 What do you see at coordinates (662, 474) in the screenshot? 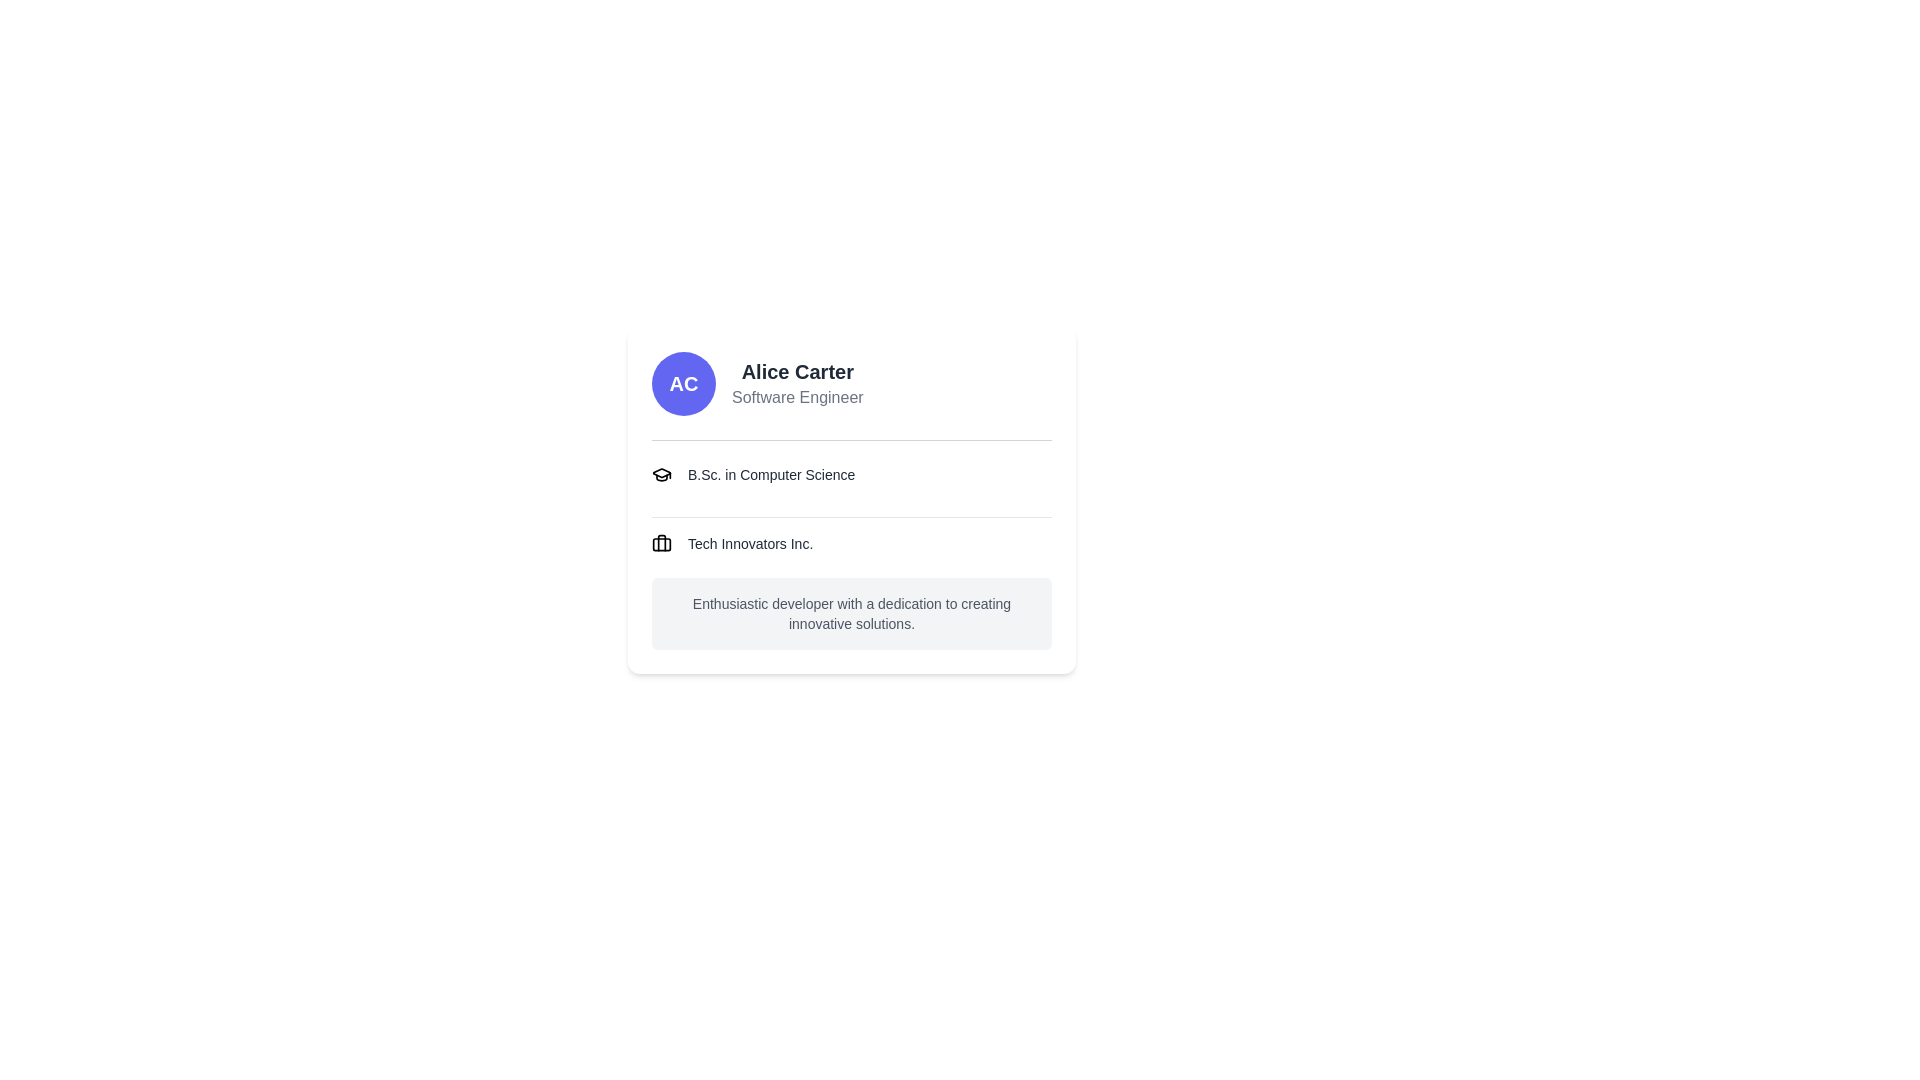
I see `the educational qualification icon next to the text 'B.Sc. in Computer Science'` at bounding box center [662, 474].